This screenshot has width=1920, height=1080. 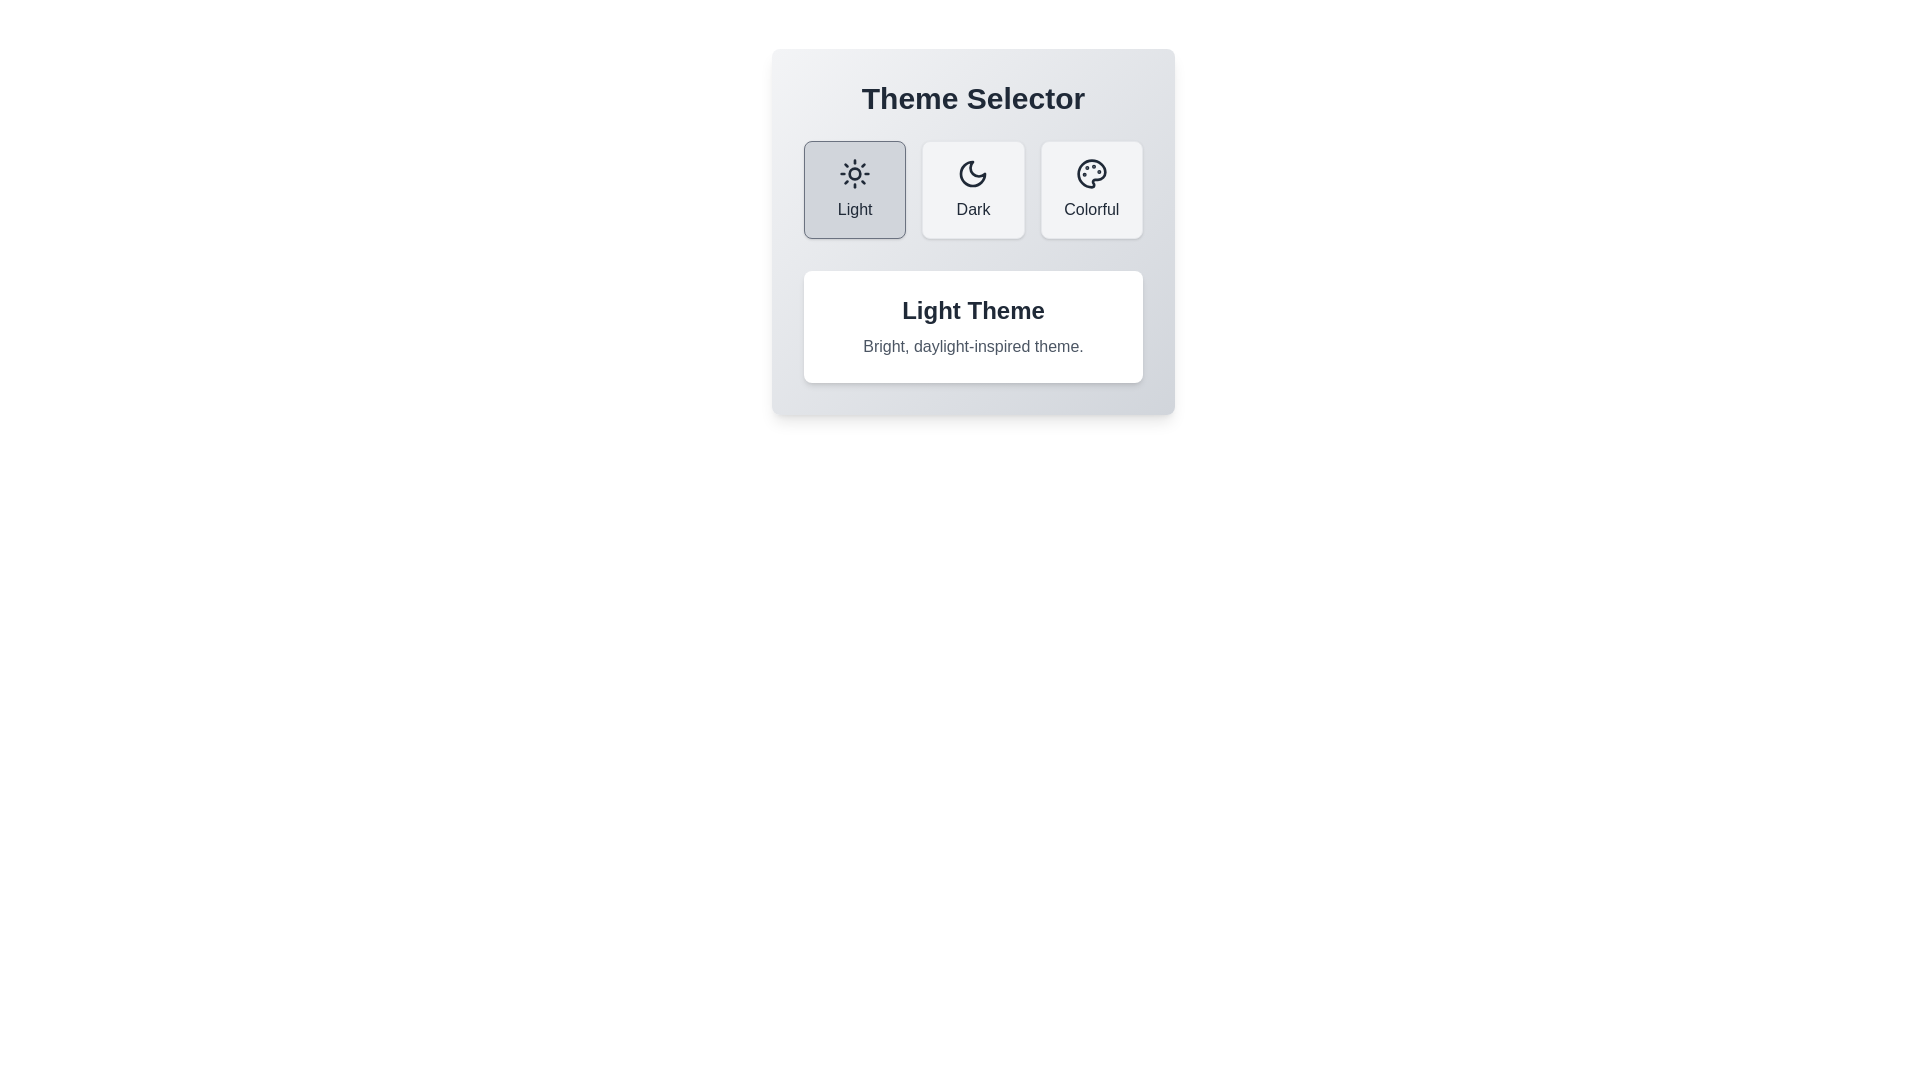 What do you see at coordinates (973, 189) in the screenshot?
I see `the 'Dark' theme button, which is a card-like rectangular box with rounded corners and a moon icon at the top-center` at bounding box center [973, 189].